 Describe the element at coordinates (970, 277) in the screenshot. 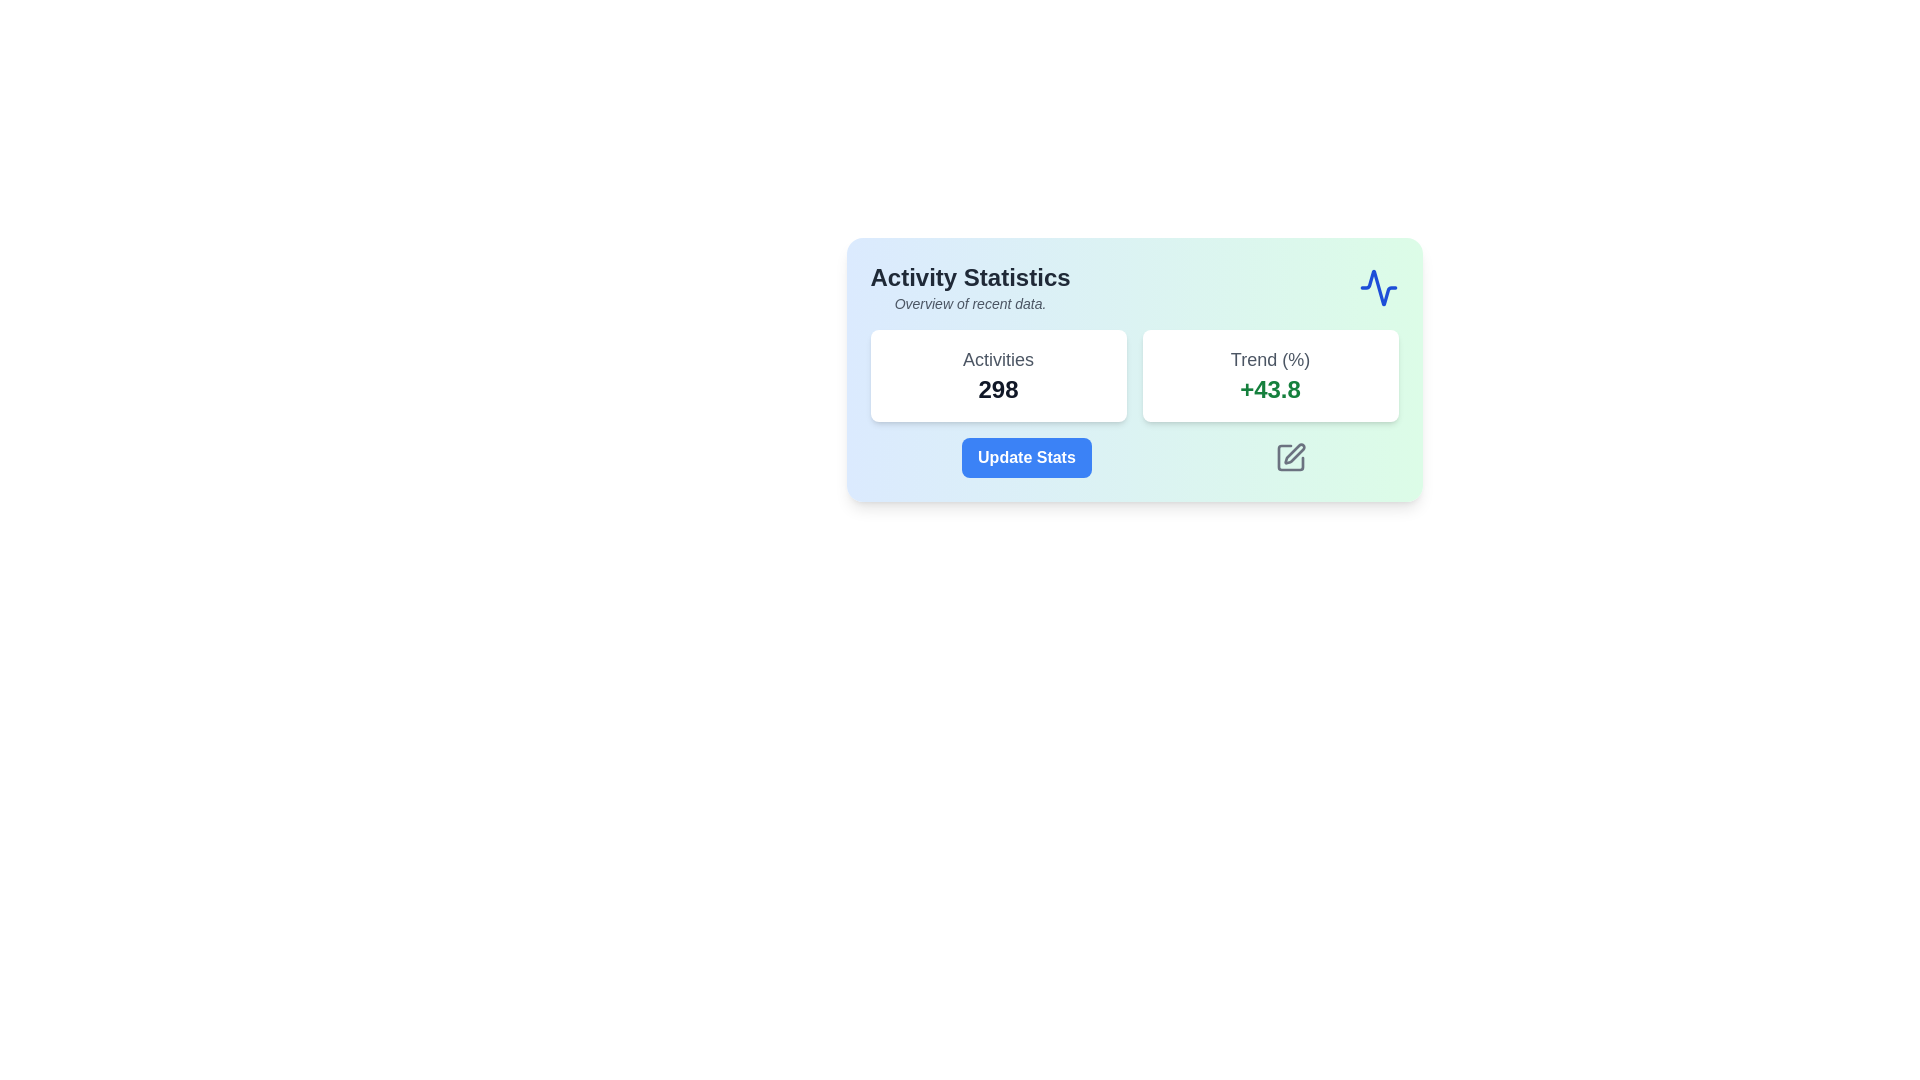

I see `the 'Activity Statistics' text label, which is prominently displayed in a larger, bold font and is dark gray in color, located in the upper-left corner of a card layout` at that location.